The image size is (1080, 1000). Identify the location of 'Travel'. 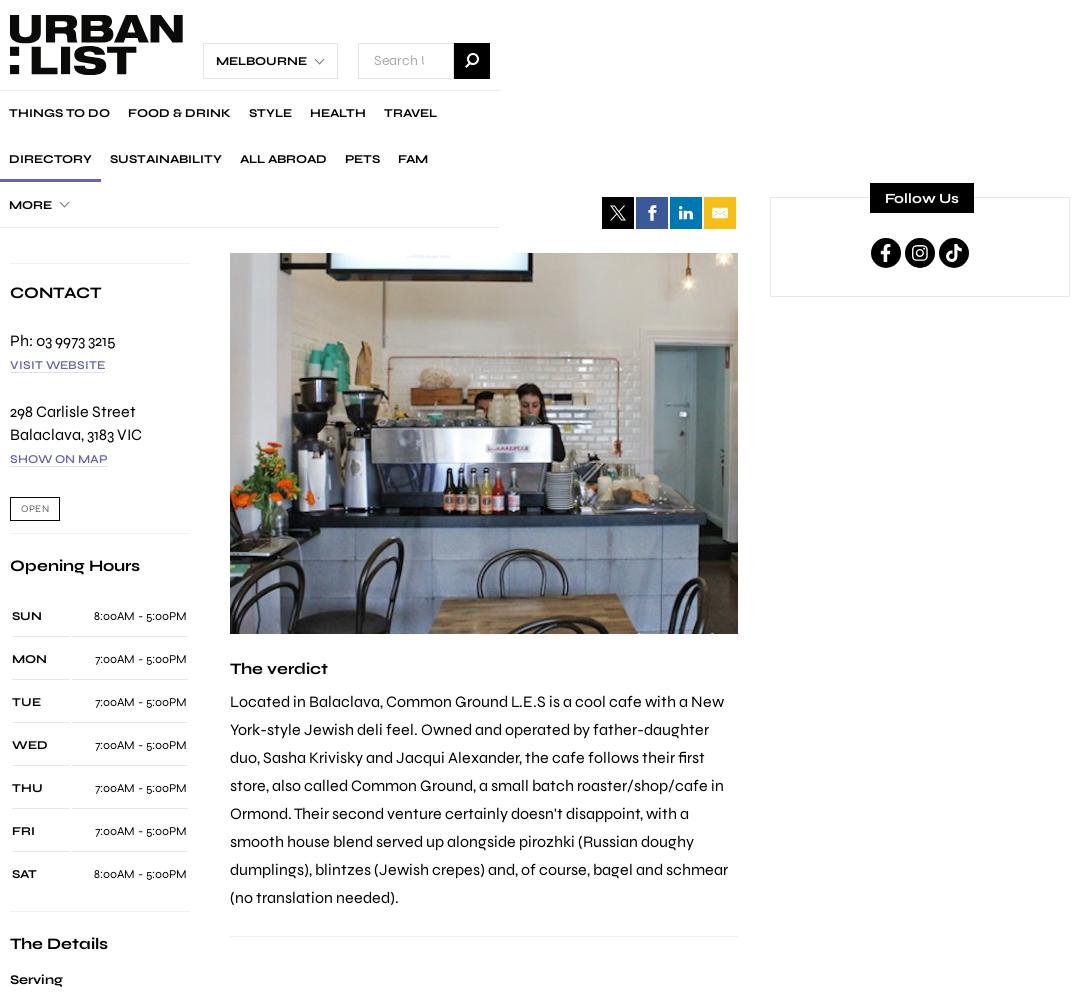
(409, 112).